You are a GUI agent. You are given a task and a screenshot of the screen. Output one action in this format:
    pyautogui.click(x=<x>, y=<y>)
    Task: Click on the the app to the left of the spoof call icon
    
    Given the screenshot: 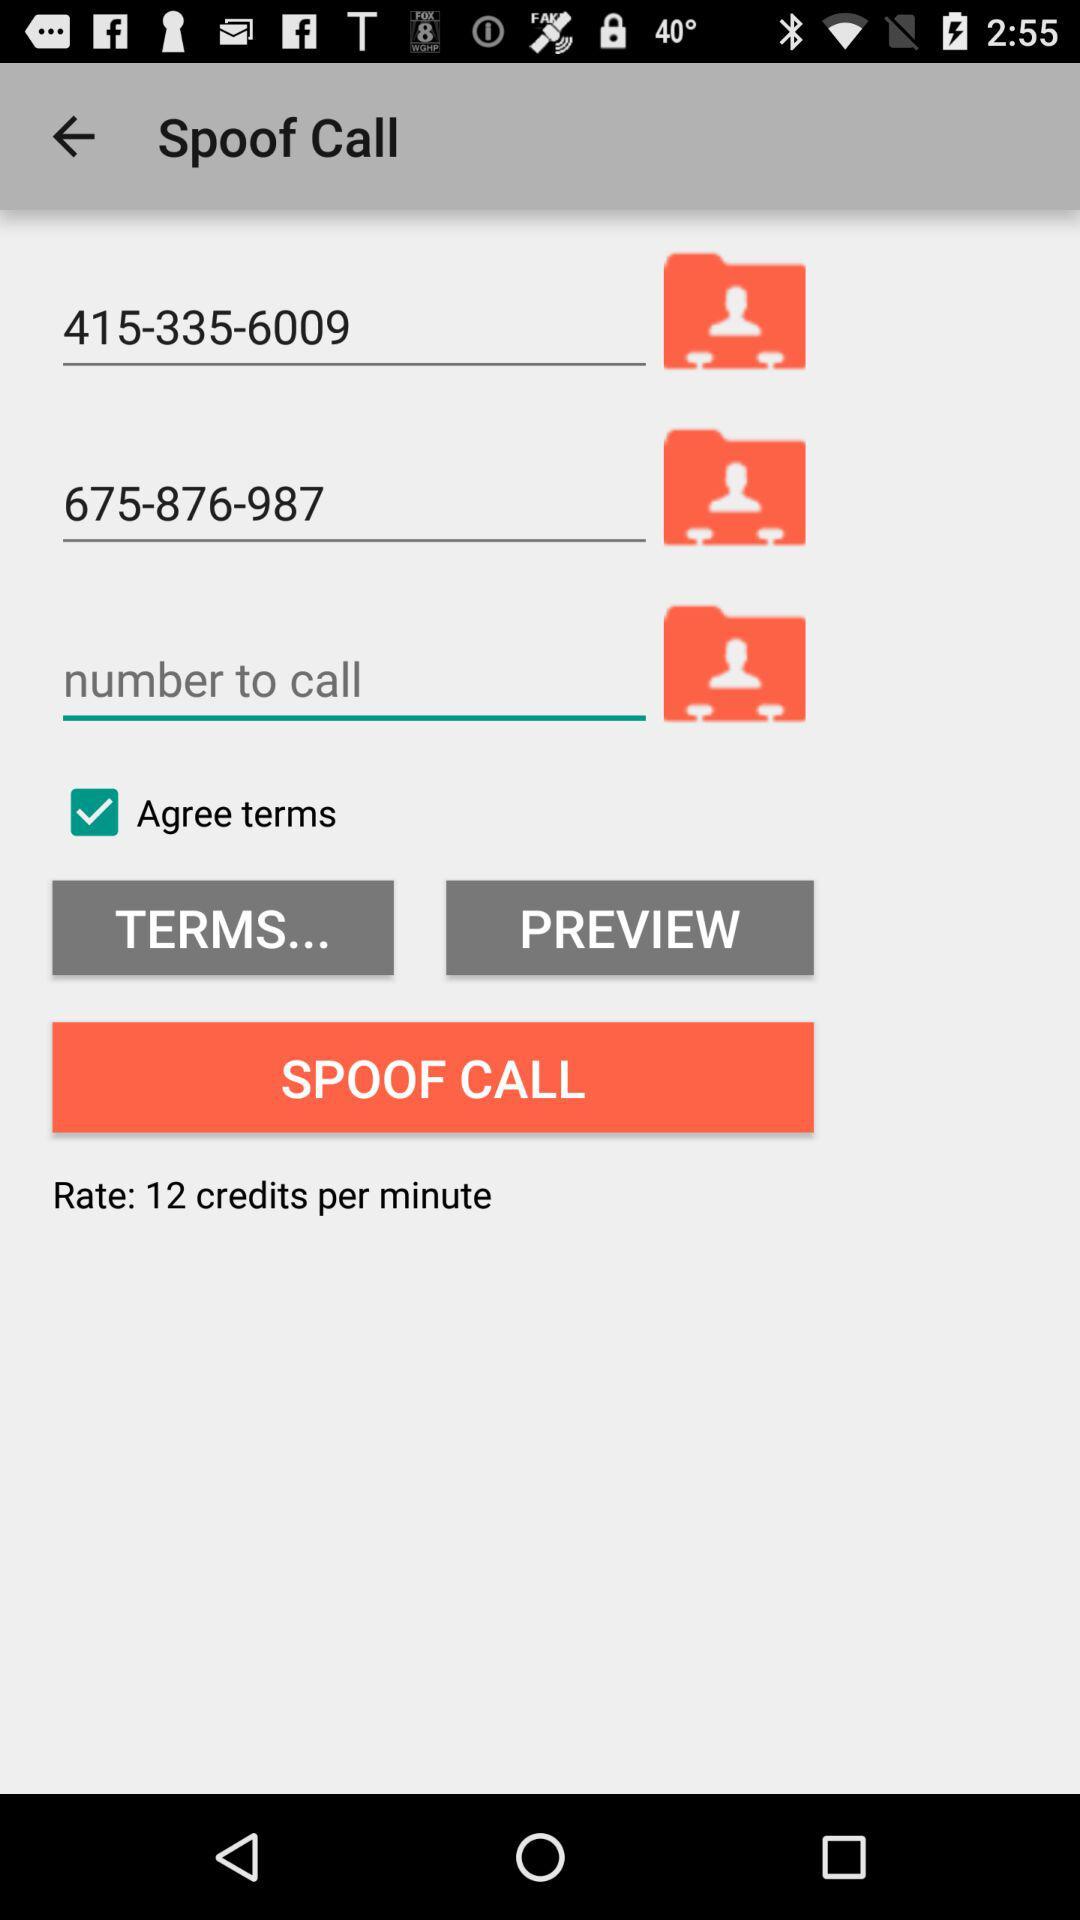 What is the action you would take?
    pyautogui.click(x=72, y=135)
    